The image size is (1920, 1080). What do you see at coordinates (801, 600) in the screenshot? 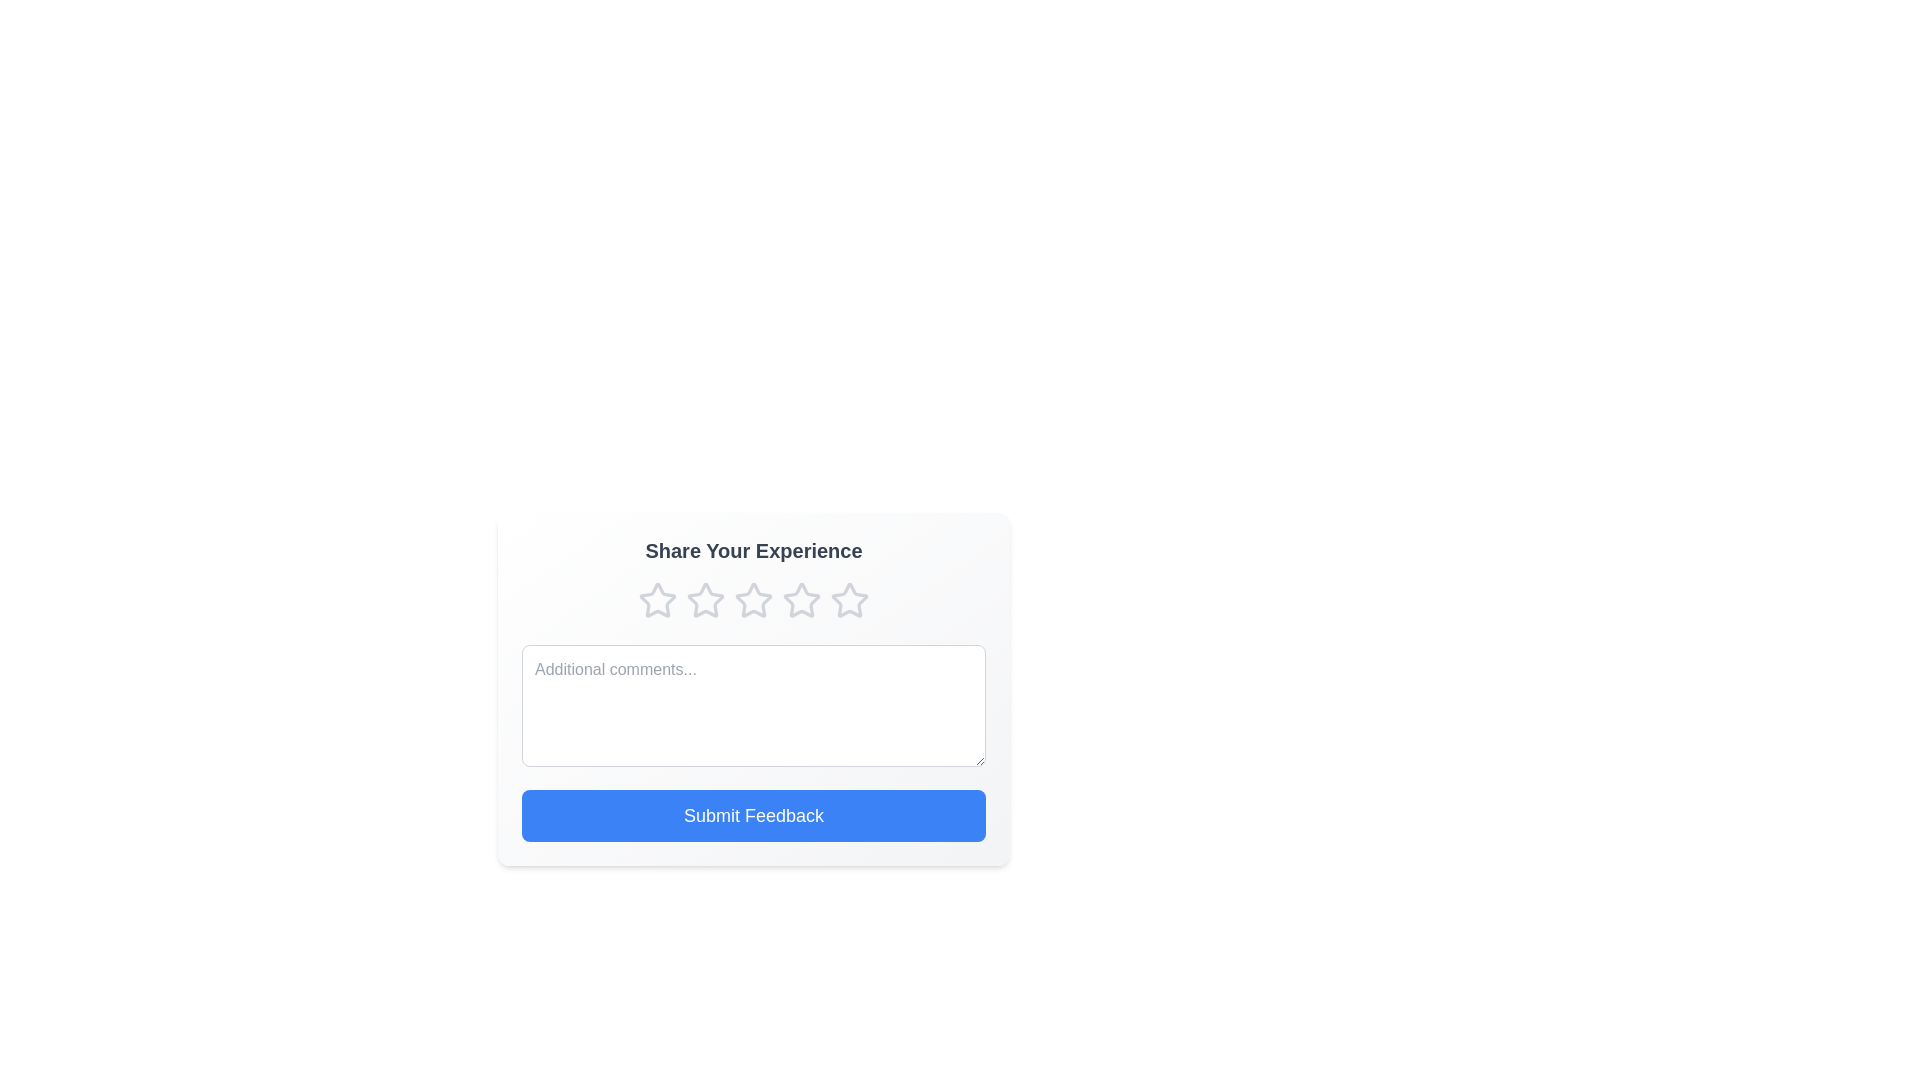
I see `the seventh star rating icon, which is styled with a light gray outline and is located under the title 'Share Your Experience'` at bounding box center [801, 600].